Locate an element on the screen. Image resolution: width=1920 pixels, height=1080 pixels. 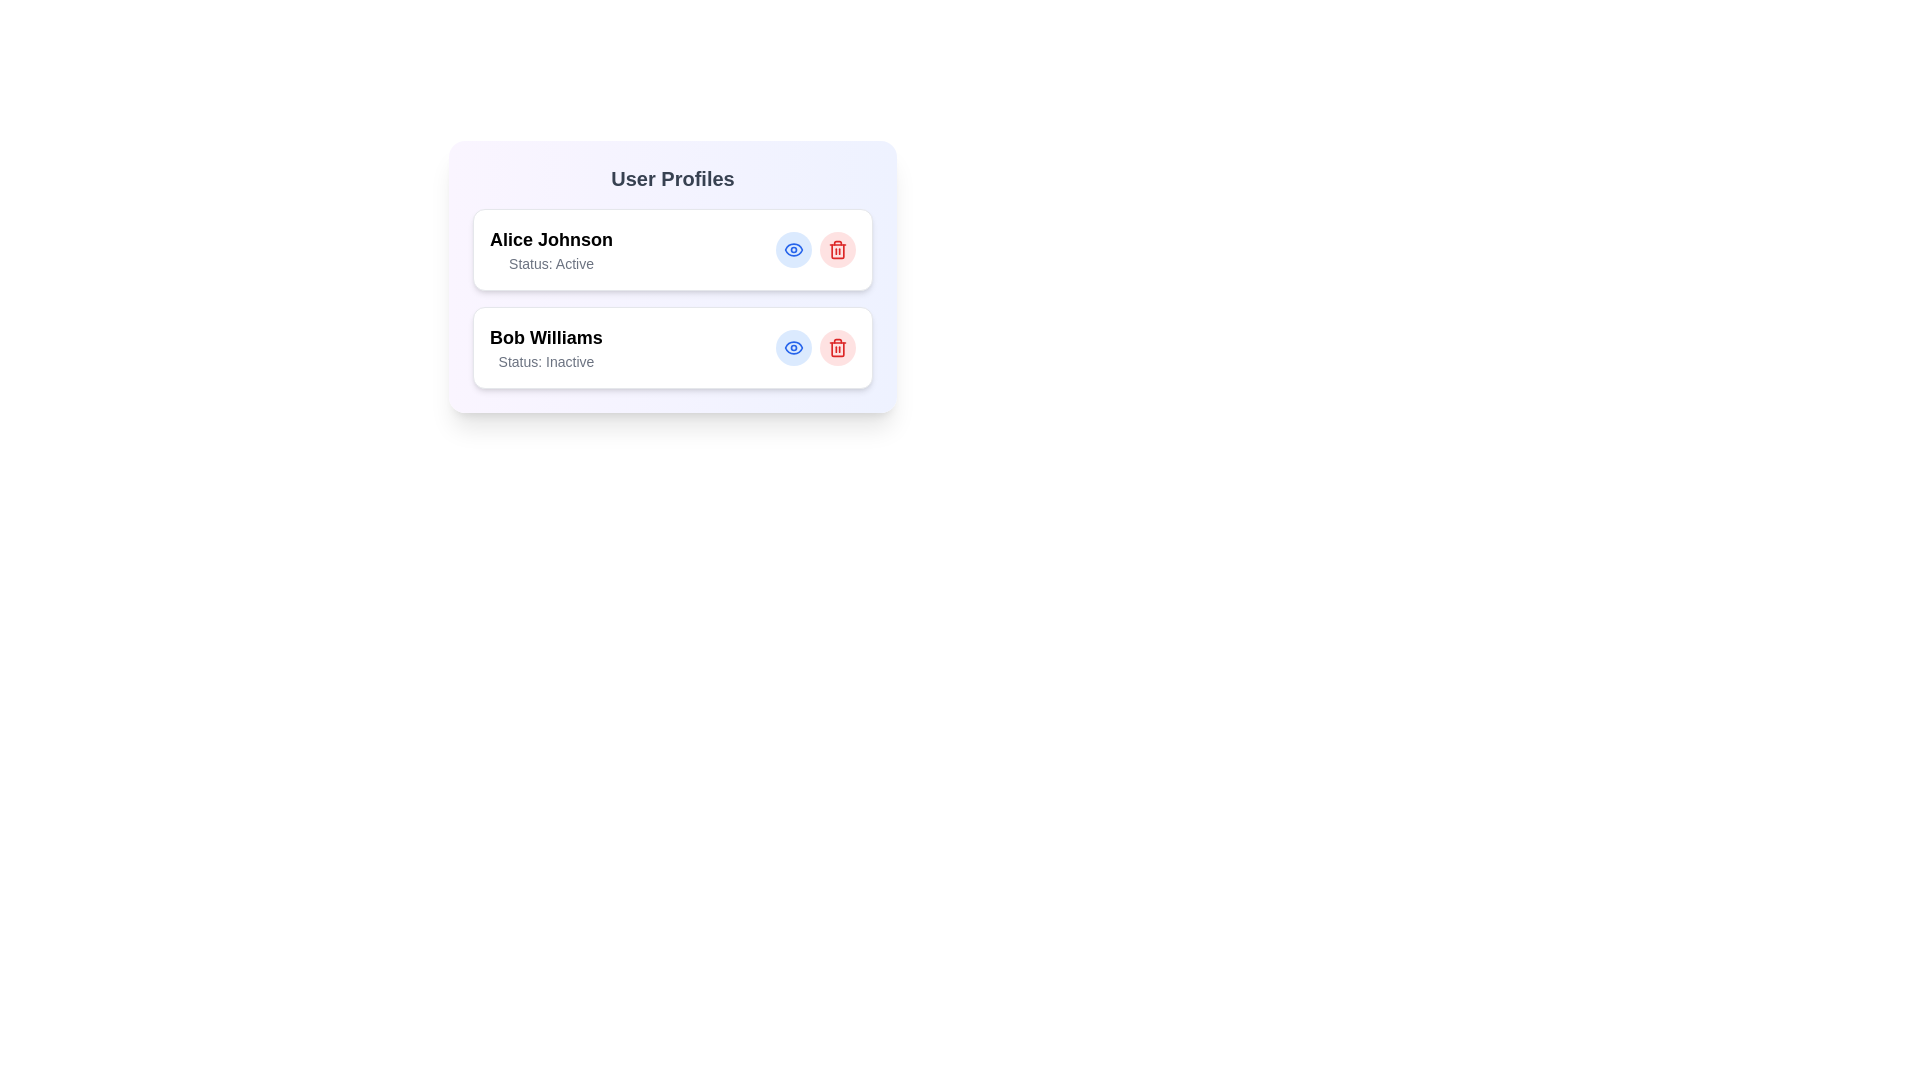
the eye icon to view the profile of Bob Williams is located at coordinates (792, 346).